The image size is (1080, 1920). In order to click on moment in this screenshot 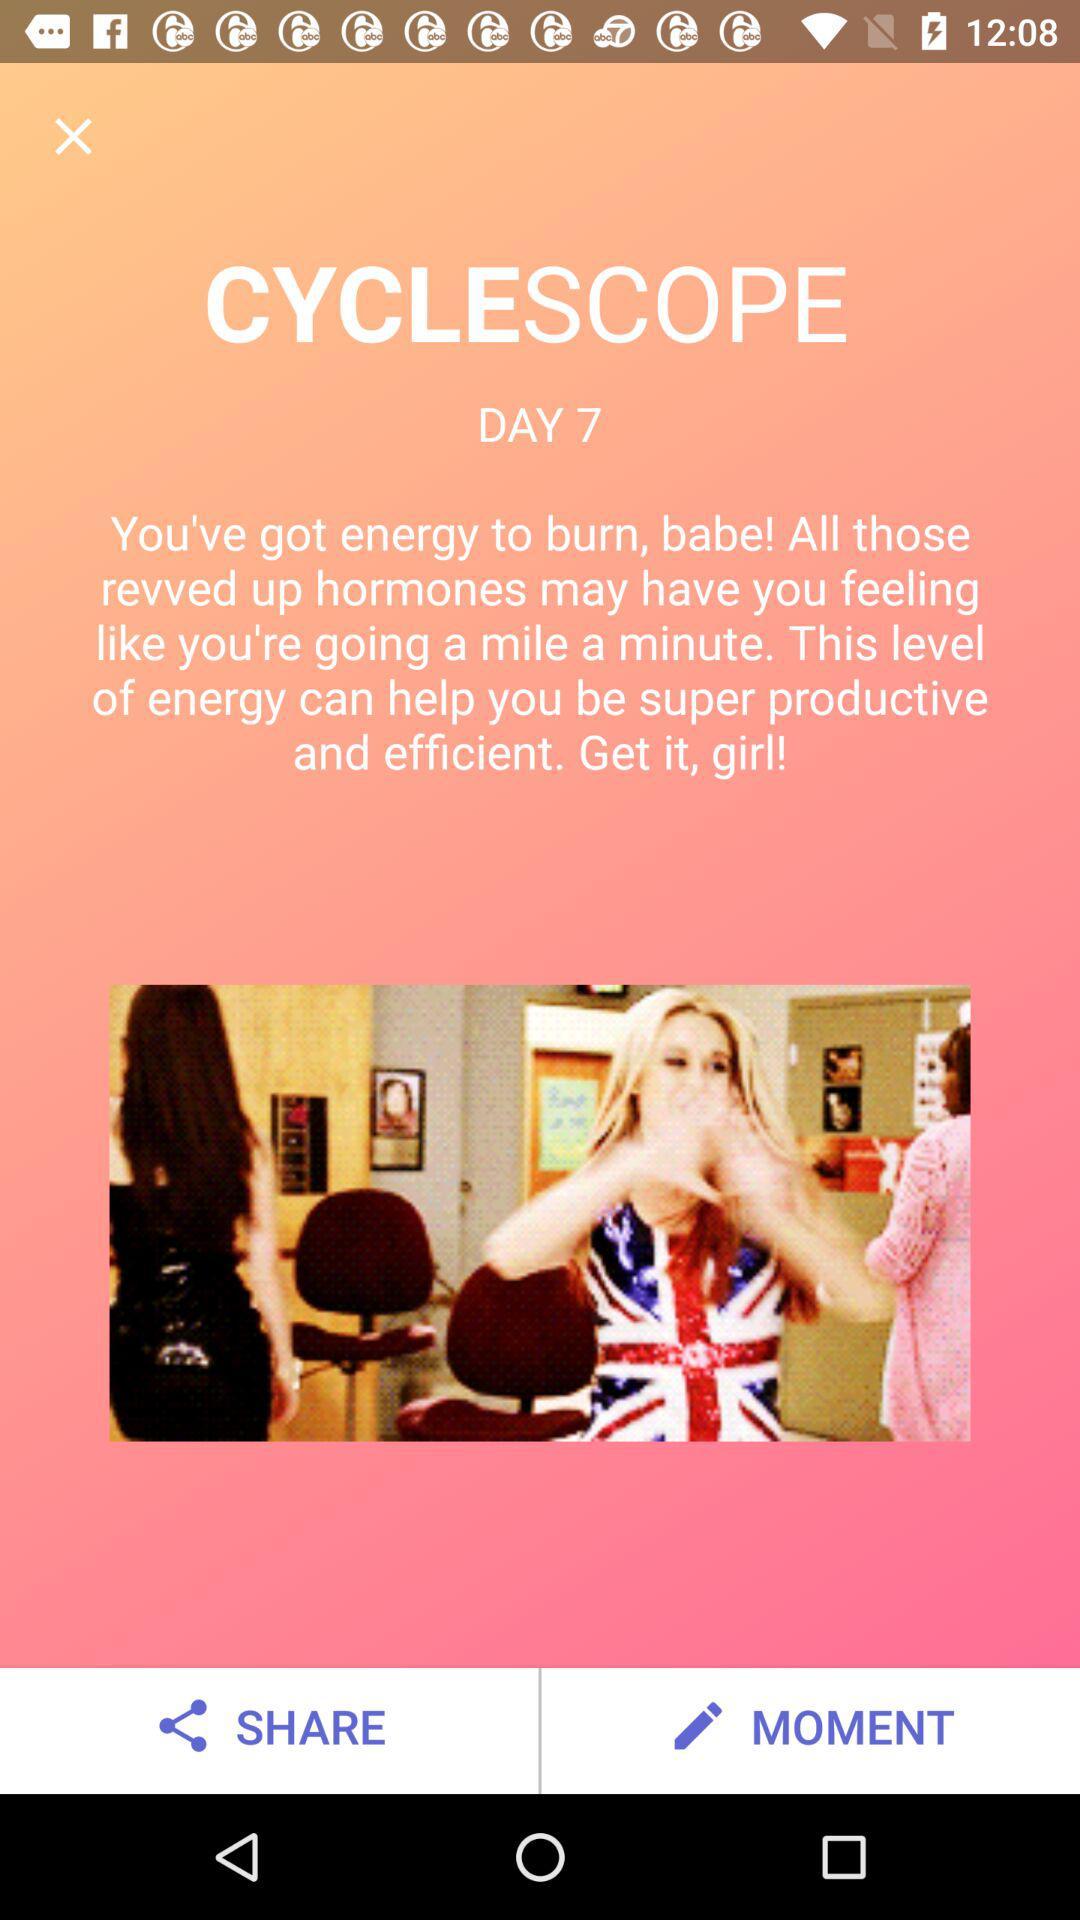, I will do `click(810, 1725)`.